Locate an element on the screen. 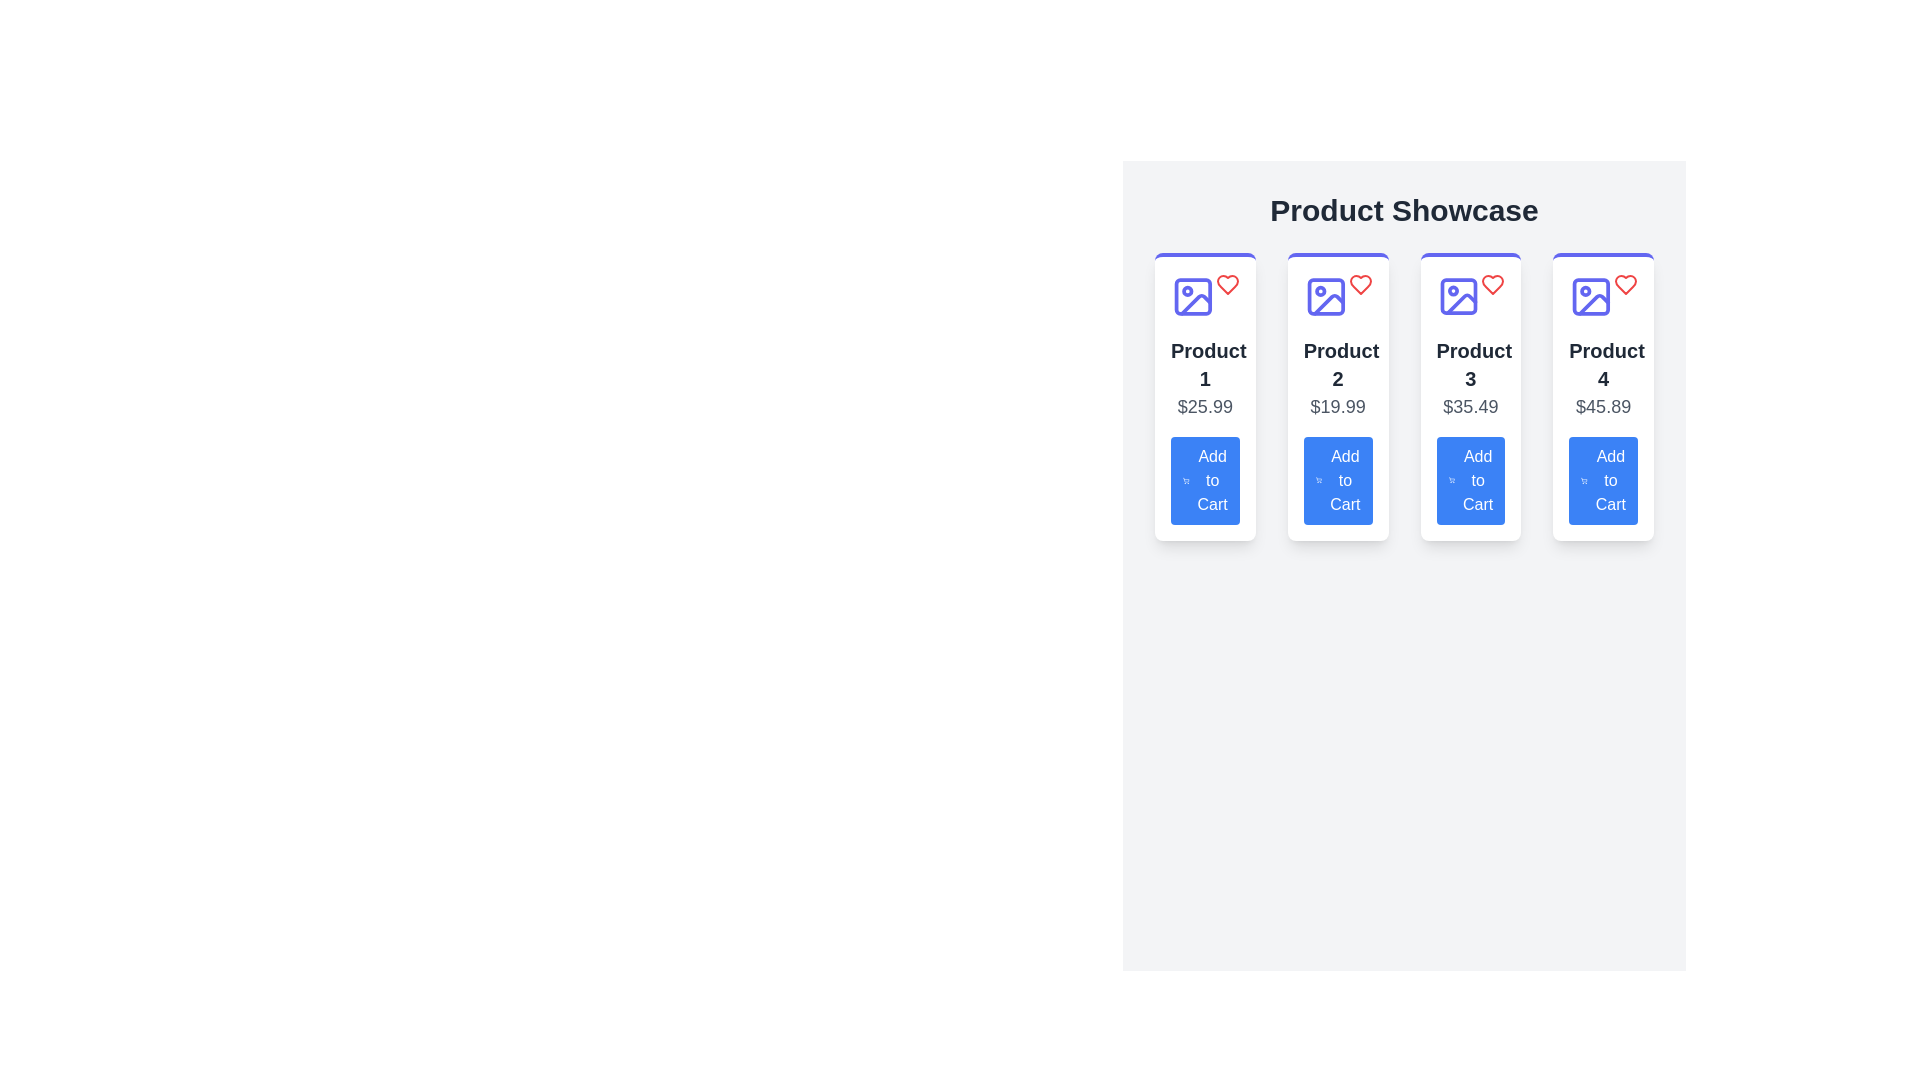  the text label that serves as the product's title, located in the first product card from the left, positioned between the image placeholder and the price label is located at coordinates (1204, 365).